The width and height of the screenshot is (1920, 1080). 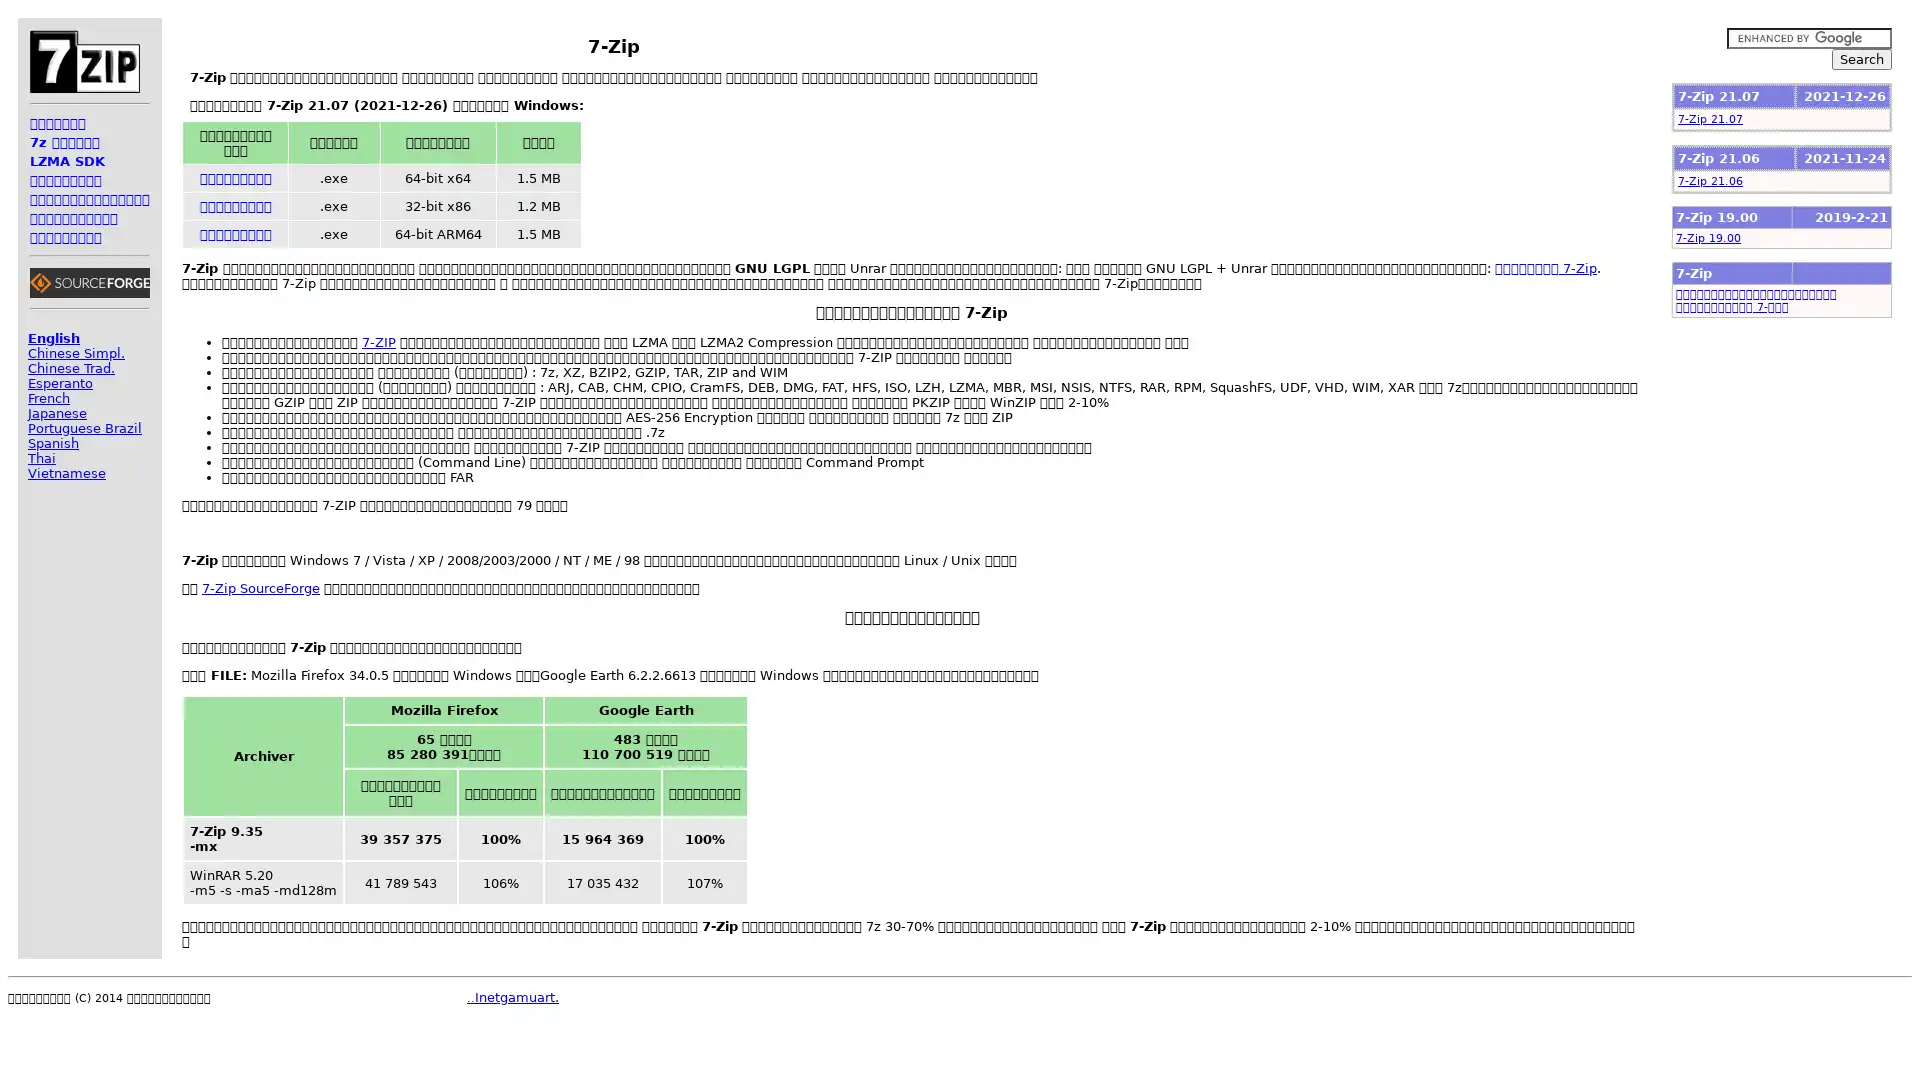 What do you see at coordinates (1861, 58) in the screenshot?
I see `Search` at bounding box center [1861, 58].